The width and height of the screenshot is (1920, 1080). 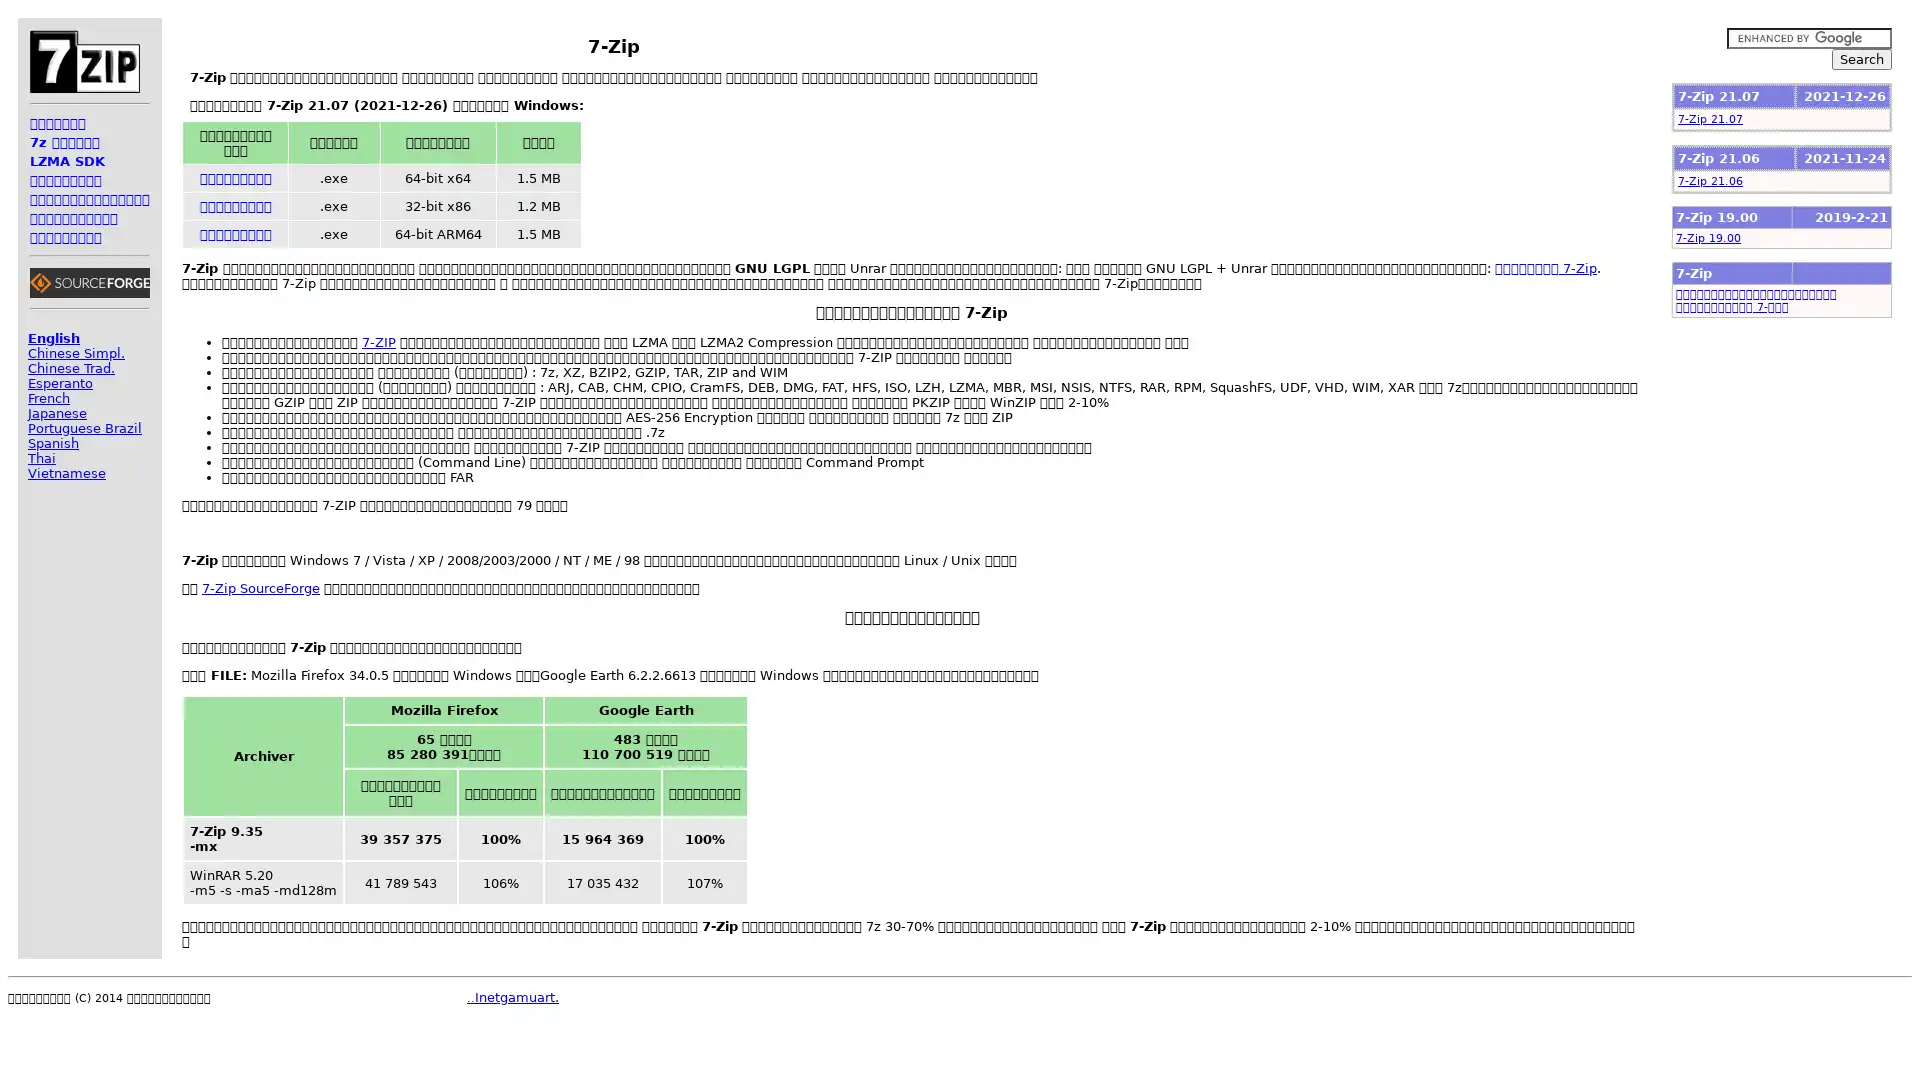 What do you see at coordinates (1861, 58) in the screenshot?
I see `Search` at bounding box center [1861, 58].